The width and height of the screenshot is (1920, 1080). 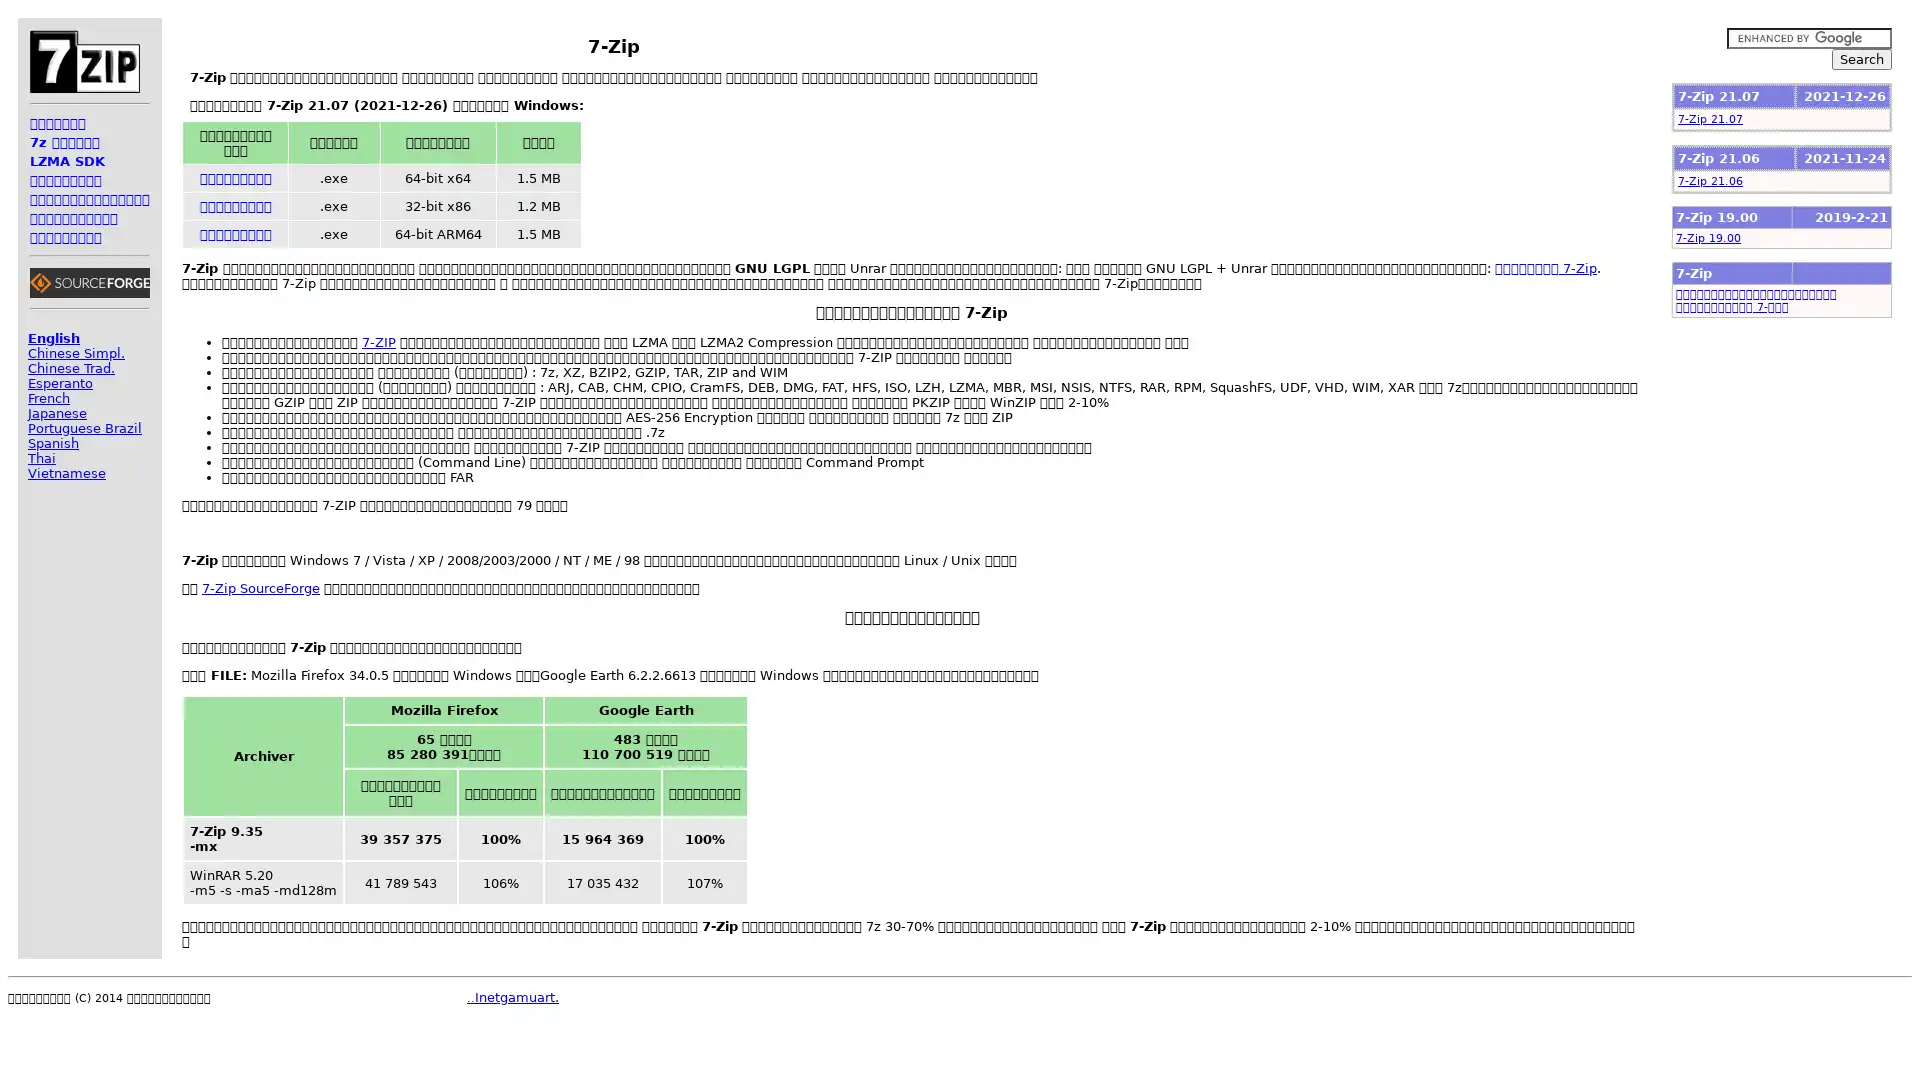 What do you see at coordinates (1861, 58) in the screenshot?
I see `Search` at bounding box center [1861, 58].